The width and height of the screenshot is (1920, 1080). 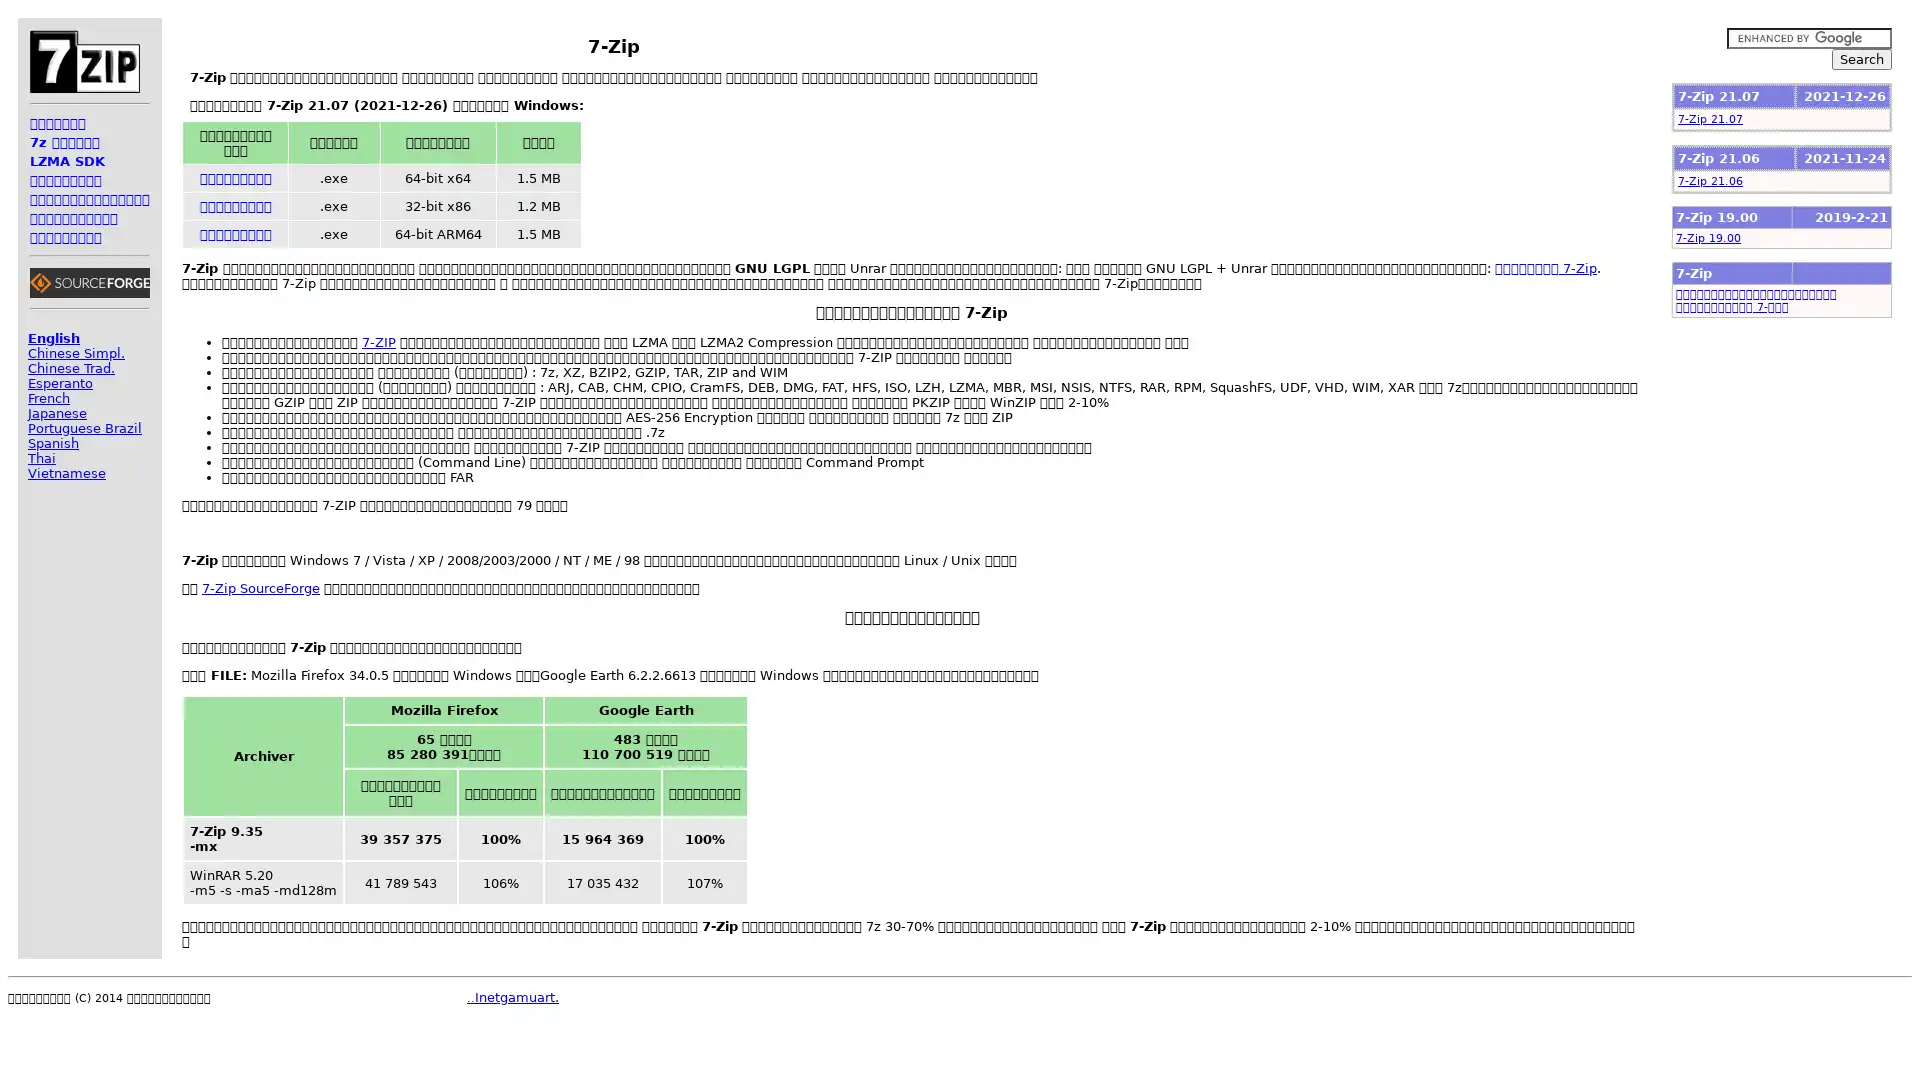 What do you see at coordinates (1861, 58) in the screenshot?
I see `Search` at bounding box center [1861, 58].